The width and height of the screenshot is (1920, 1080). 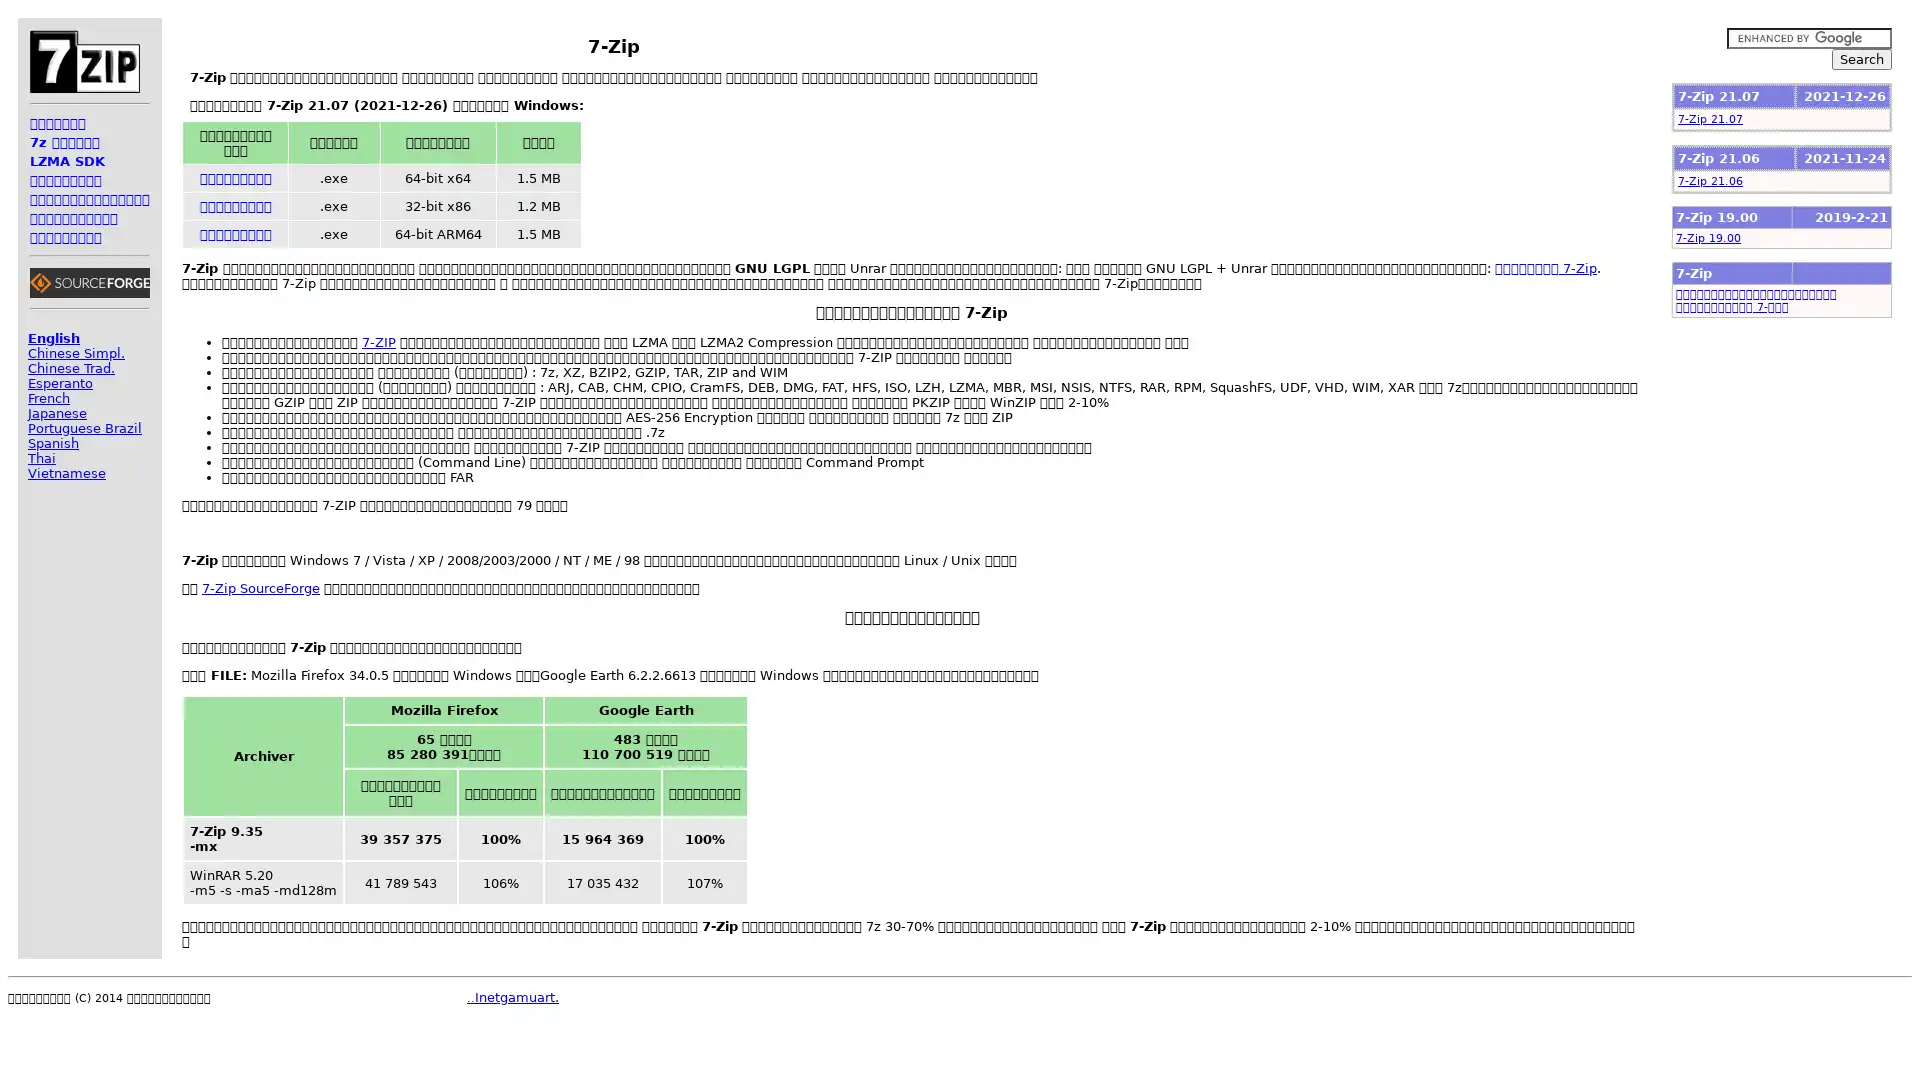 What do you see at coordinates (1861, 58) in the screenshot?
I see `Search` at bounding box center [1861, 58].